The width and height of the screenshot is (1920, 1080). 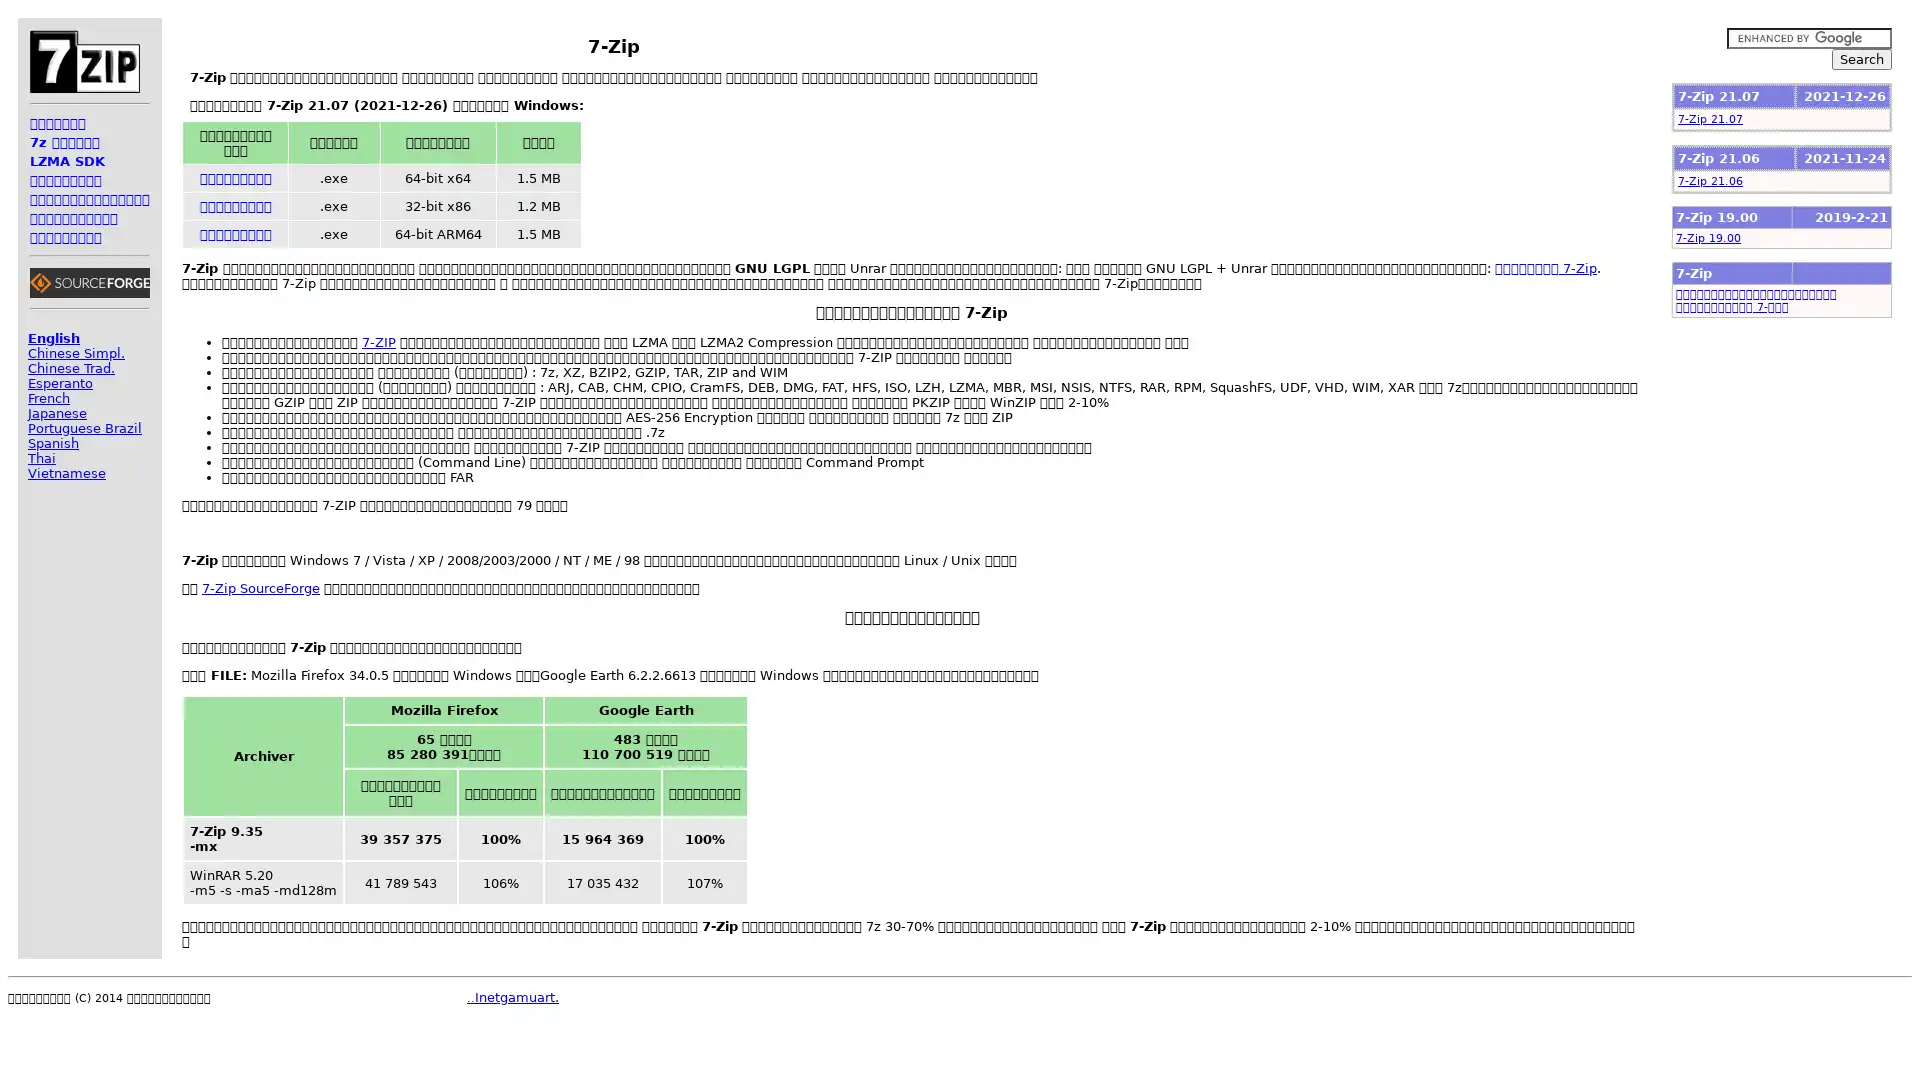 What do you see at coordinates (1861, 58) in the screenshot?
I see `Search` at bounding box center [1861, 58].